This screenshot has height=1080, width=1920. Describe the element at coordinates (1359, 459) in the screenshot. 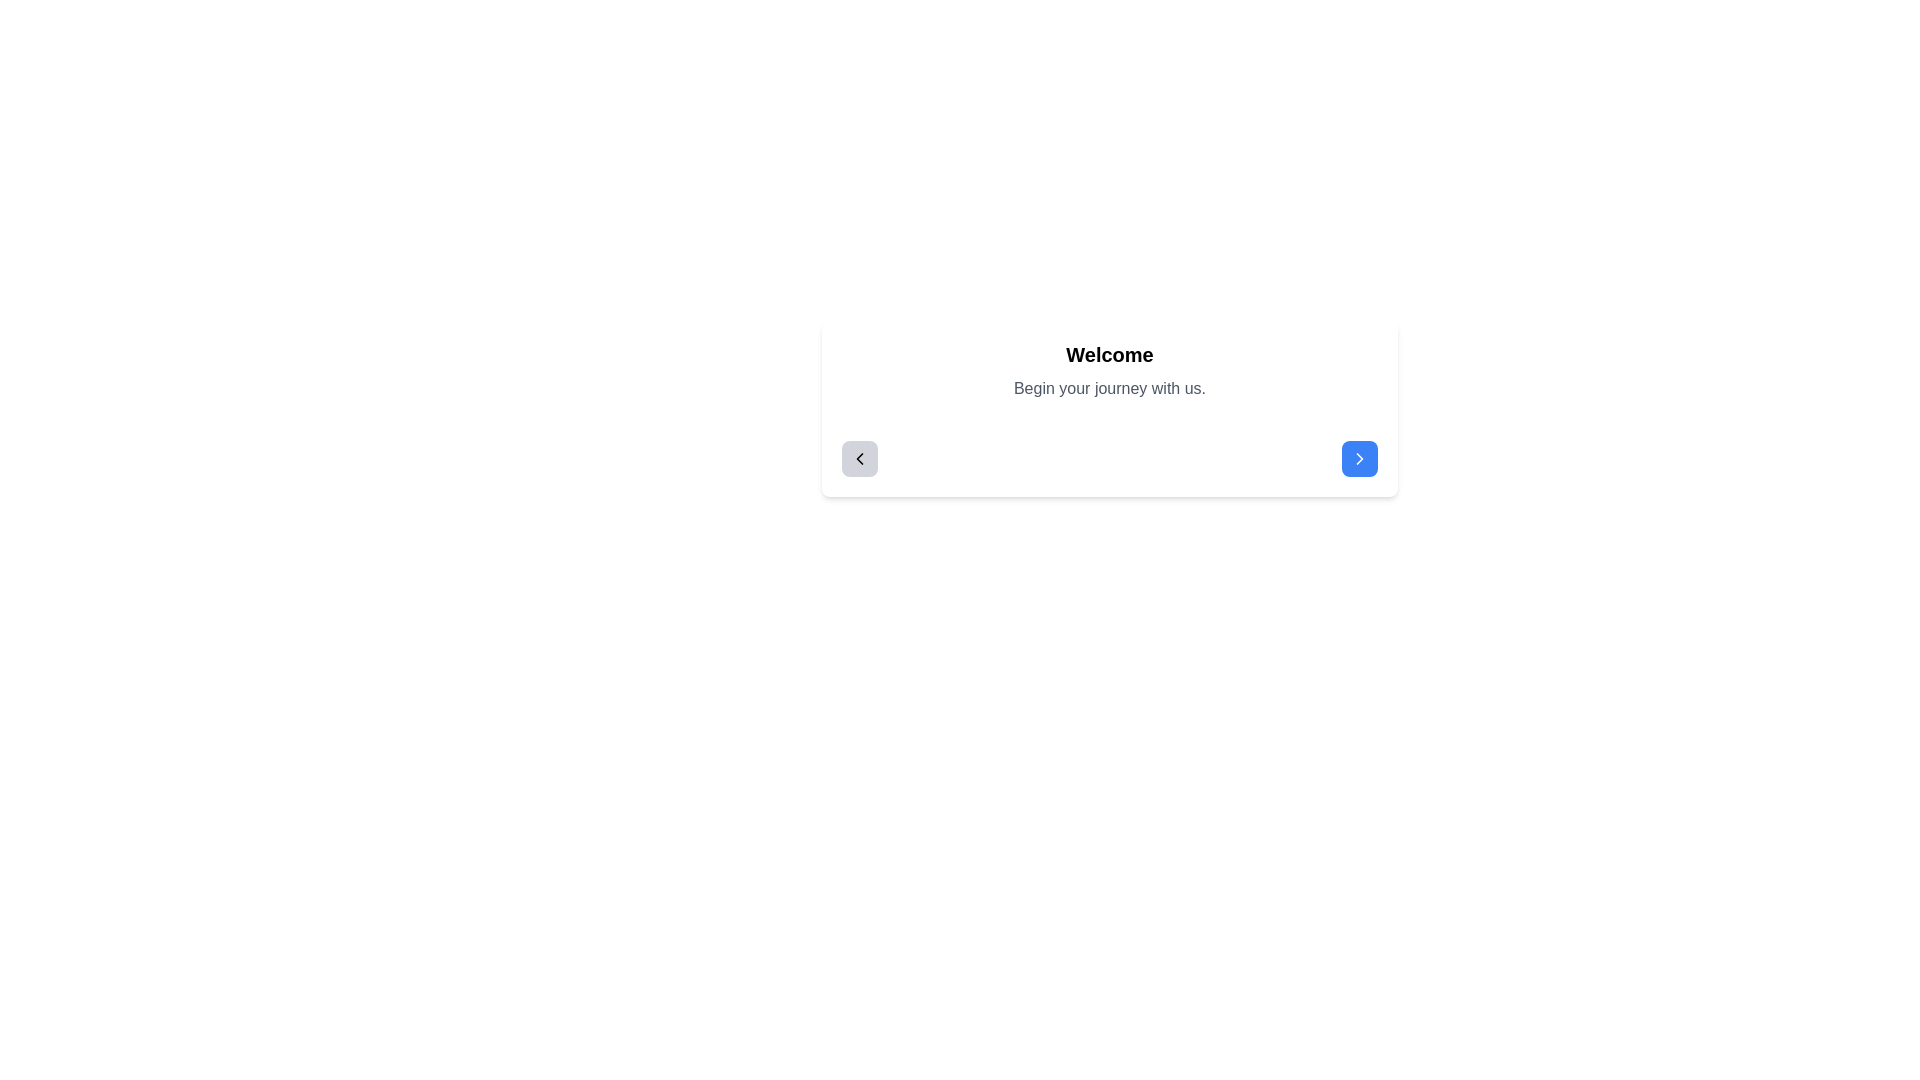

I see `the Chevron Right icon, which is a minimalistic arrow pointing to the right located at the bottom-right corner of the card containing a welcome message` at that location.